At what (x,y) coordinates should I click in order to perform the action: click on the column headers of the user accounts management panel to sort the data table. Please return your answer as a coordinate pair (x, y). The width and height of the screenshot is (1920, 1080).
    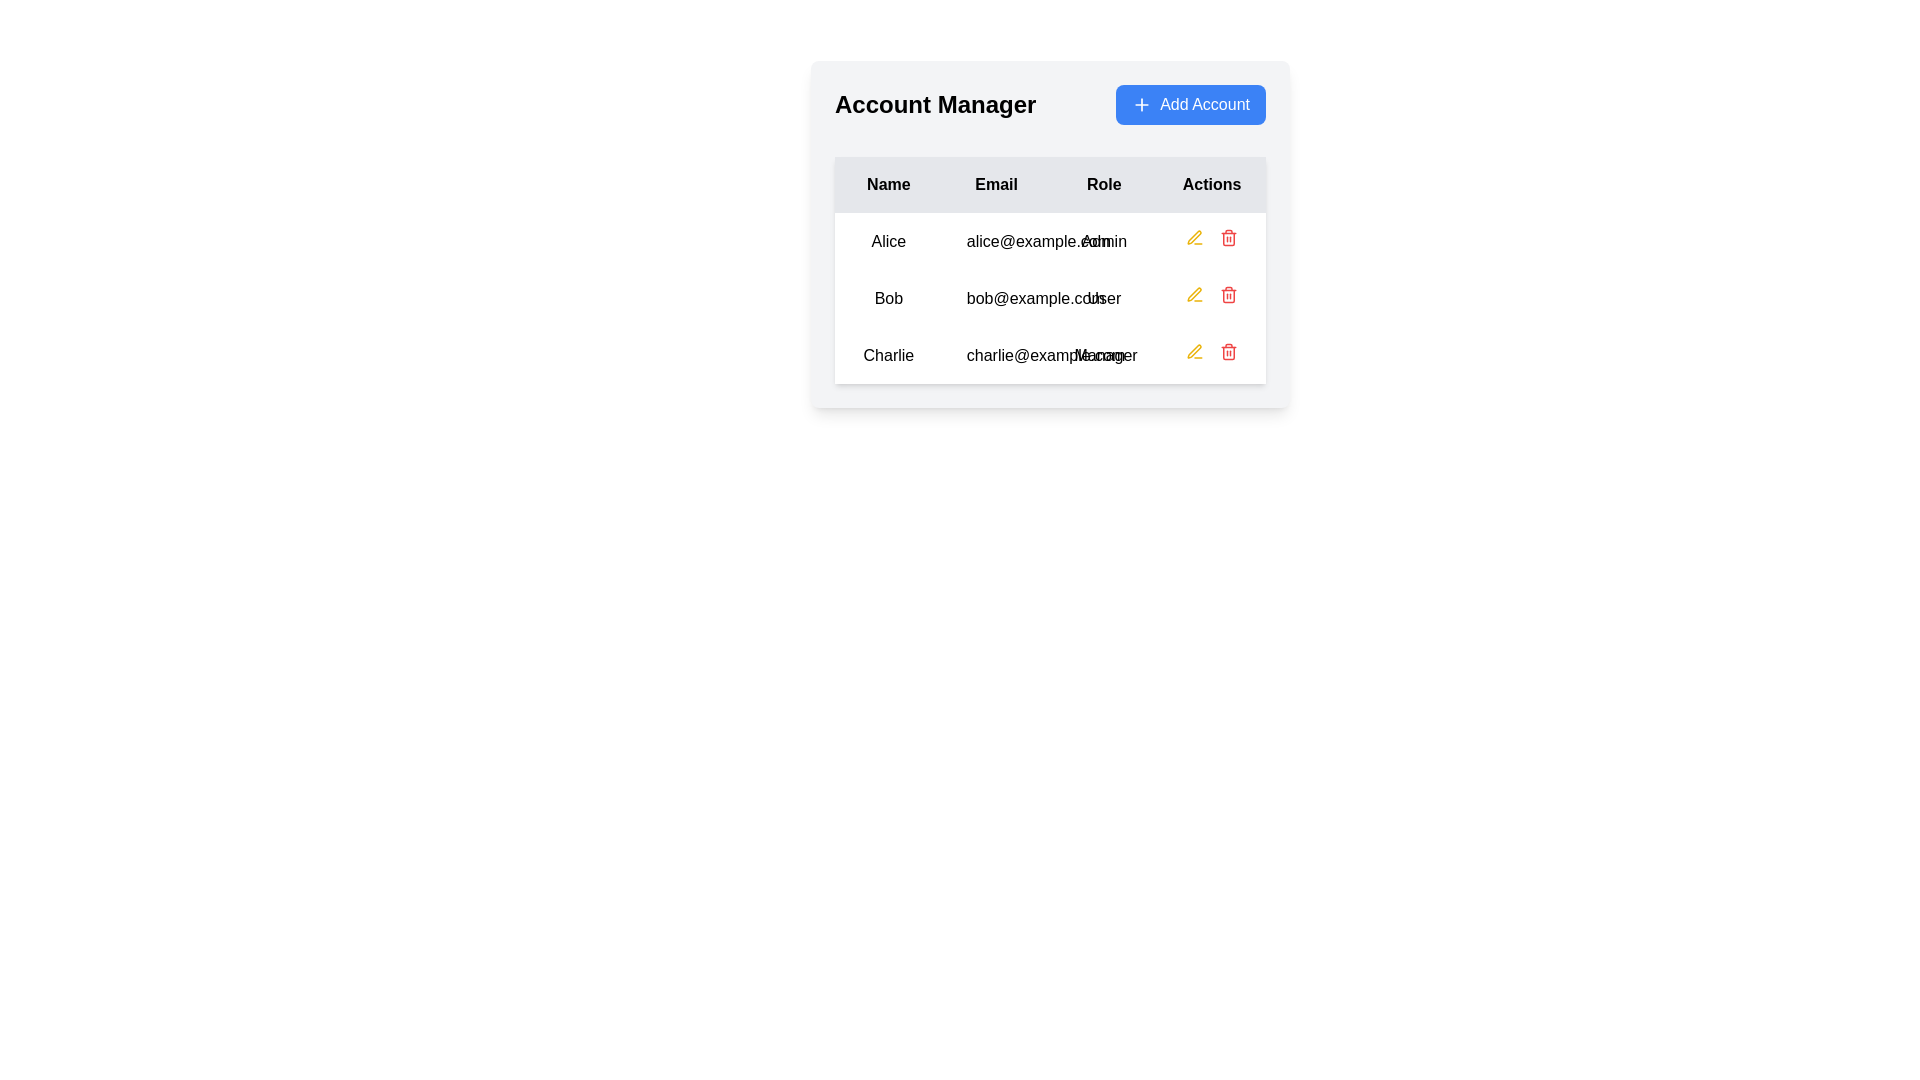
    Looking at the image, I should click on (1049, 233).